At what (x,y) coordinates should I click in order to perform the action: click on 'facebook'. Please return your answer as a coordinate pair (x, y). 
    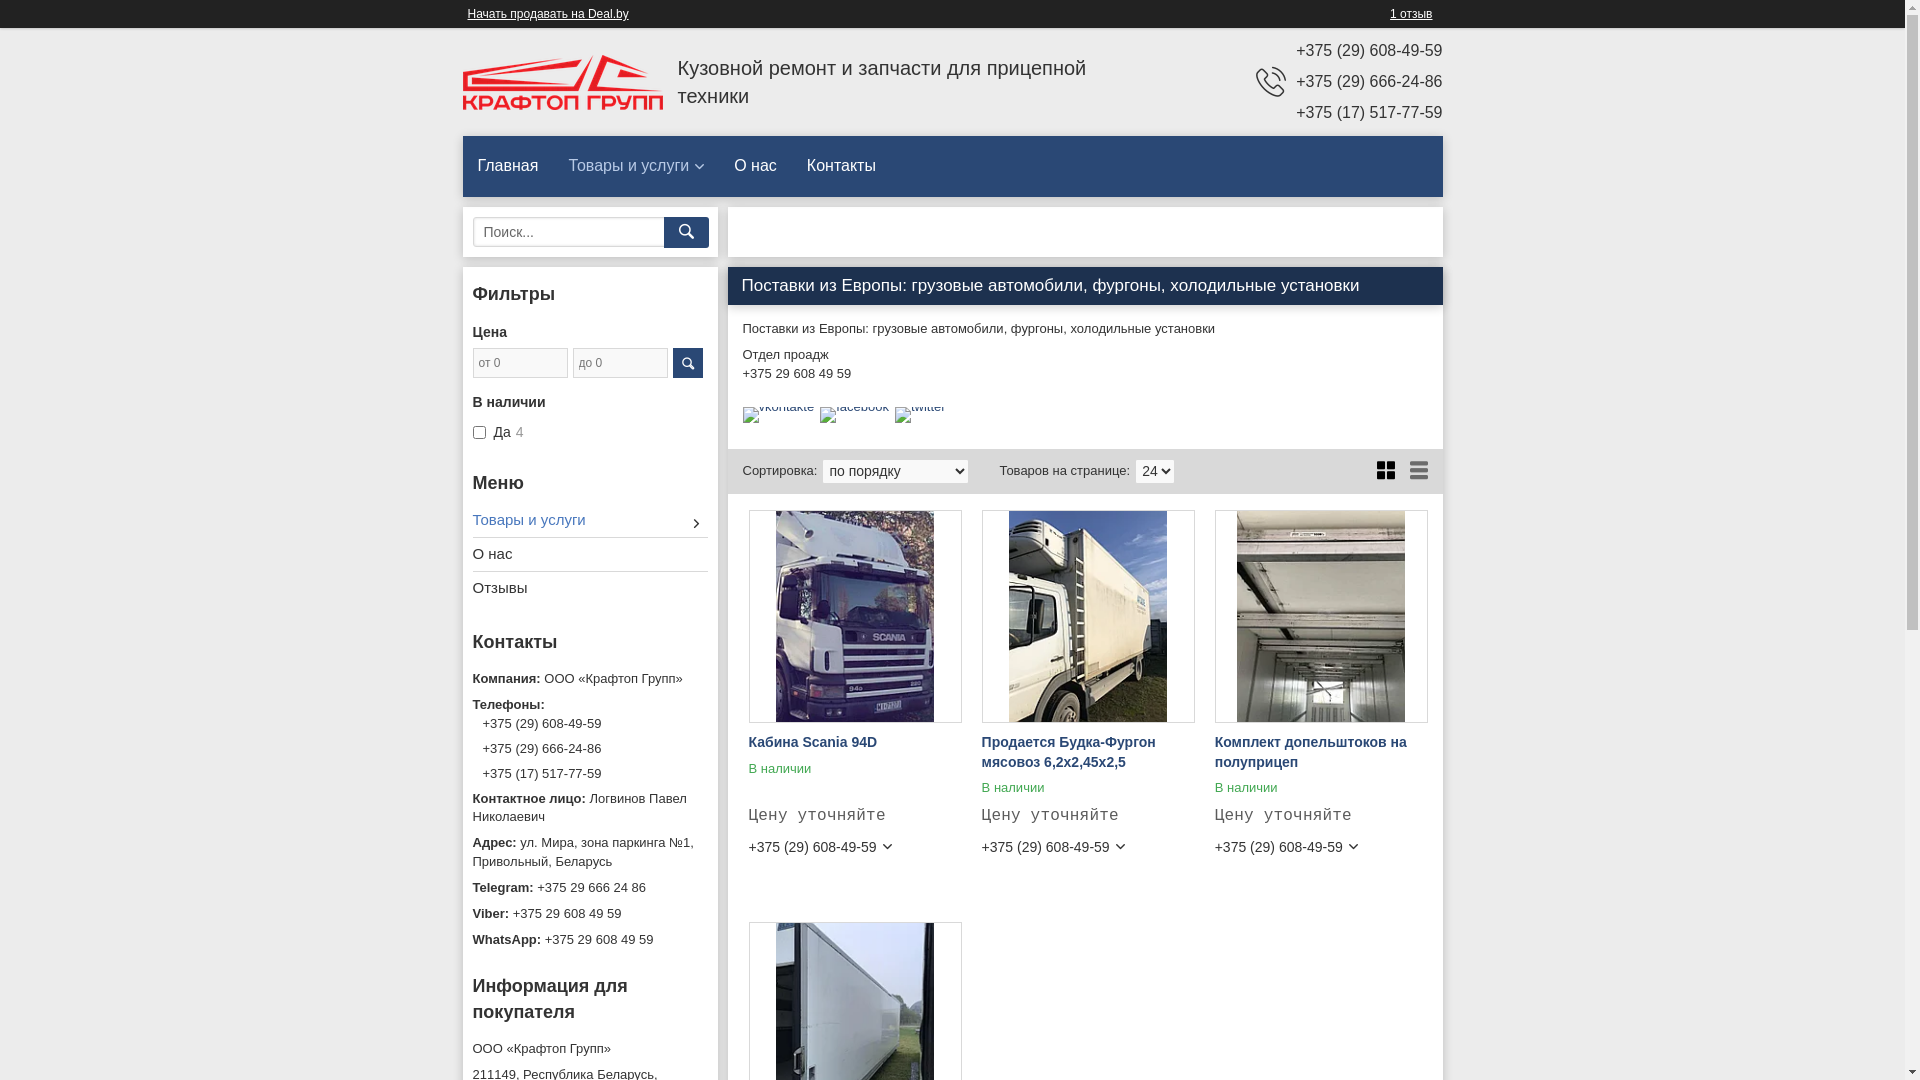
    Looking at the image, I should click on (854, 405).